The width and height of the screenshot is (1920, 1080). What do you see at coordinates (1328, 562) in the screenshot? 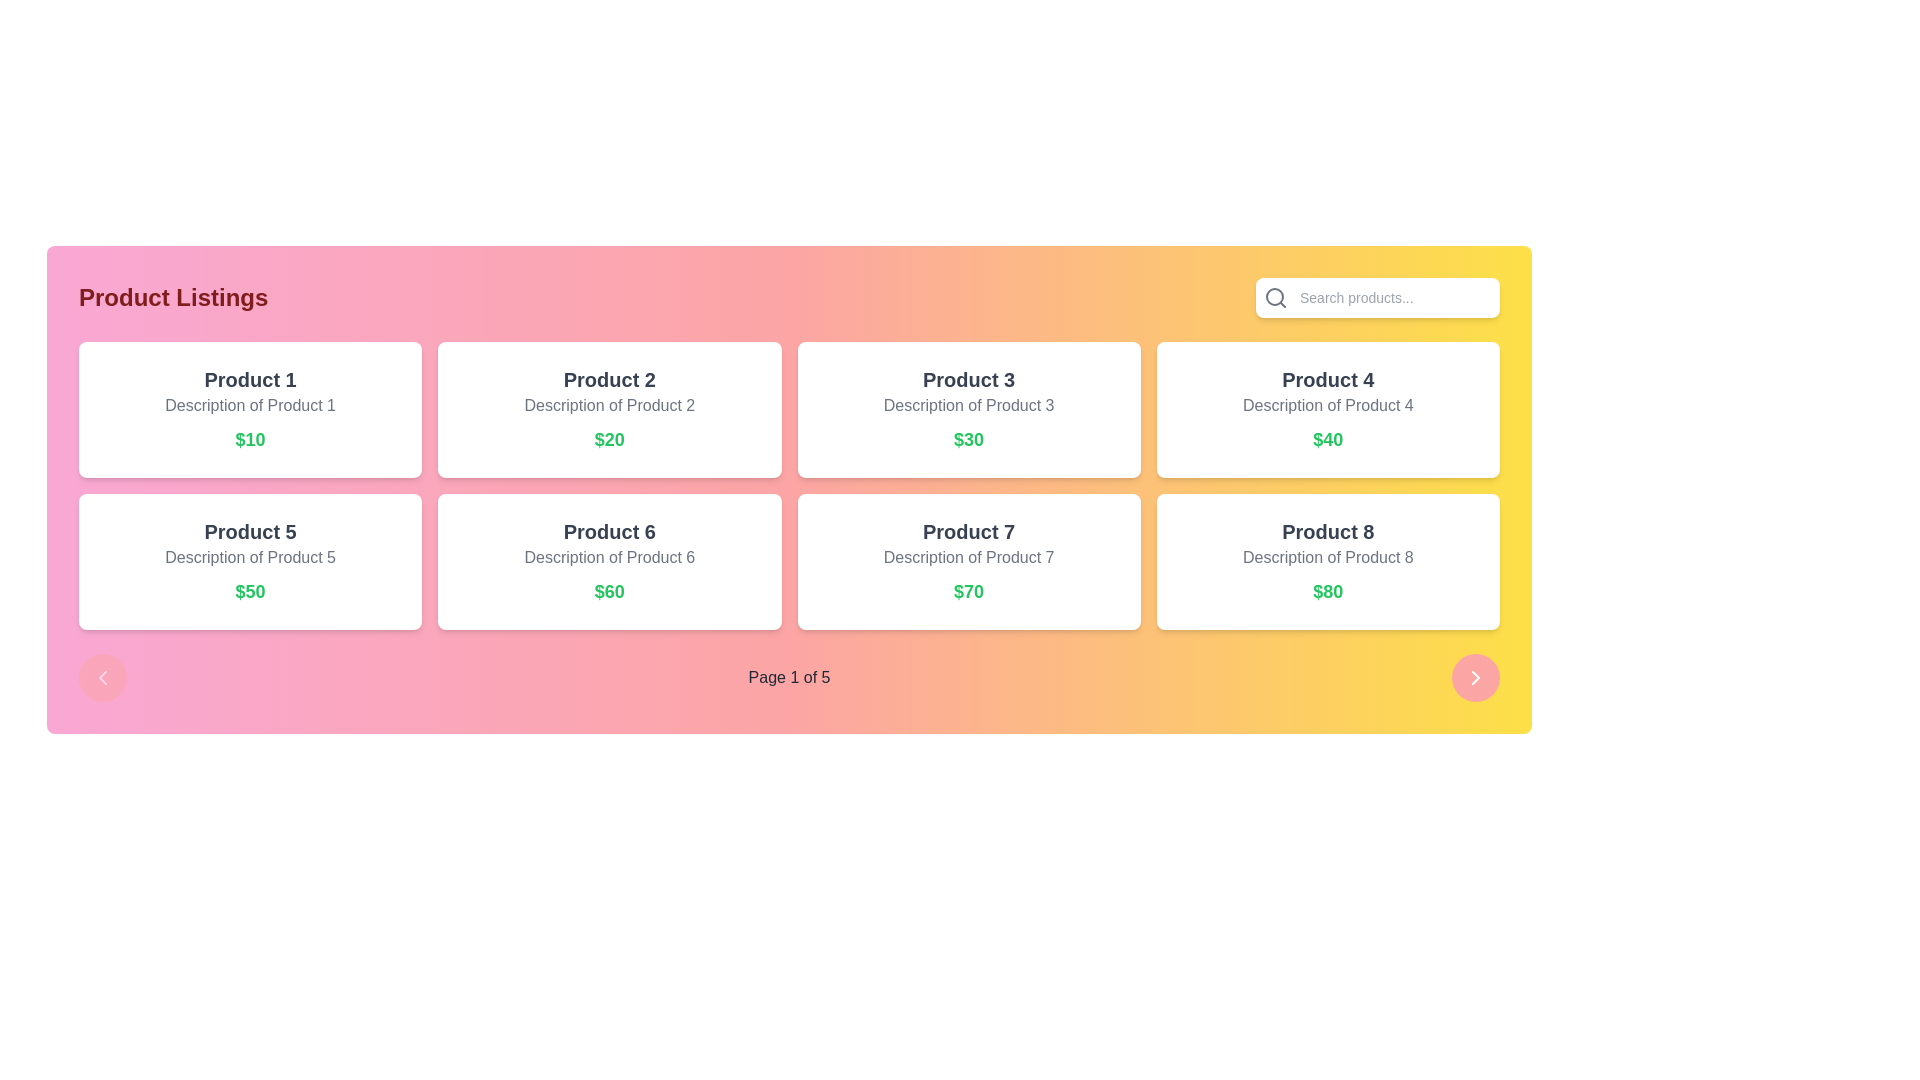
I see `the Product card that displays the product information, positioned as the eighth item in a grid layout, located to the right of the 'Product 7' card` at bounding box center [1328, 562].